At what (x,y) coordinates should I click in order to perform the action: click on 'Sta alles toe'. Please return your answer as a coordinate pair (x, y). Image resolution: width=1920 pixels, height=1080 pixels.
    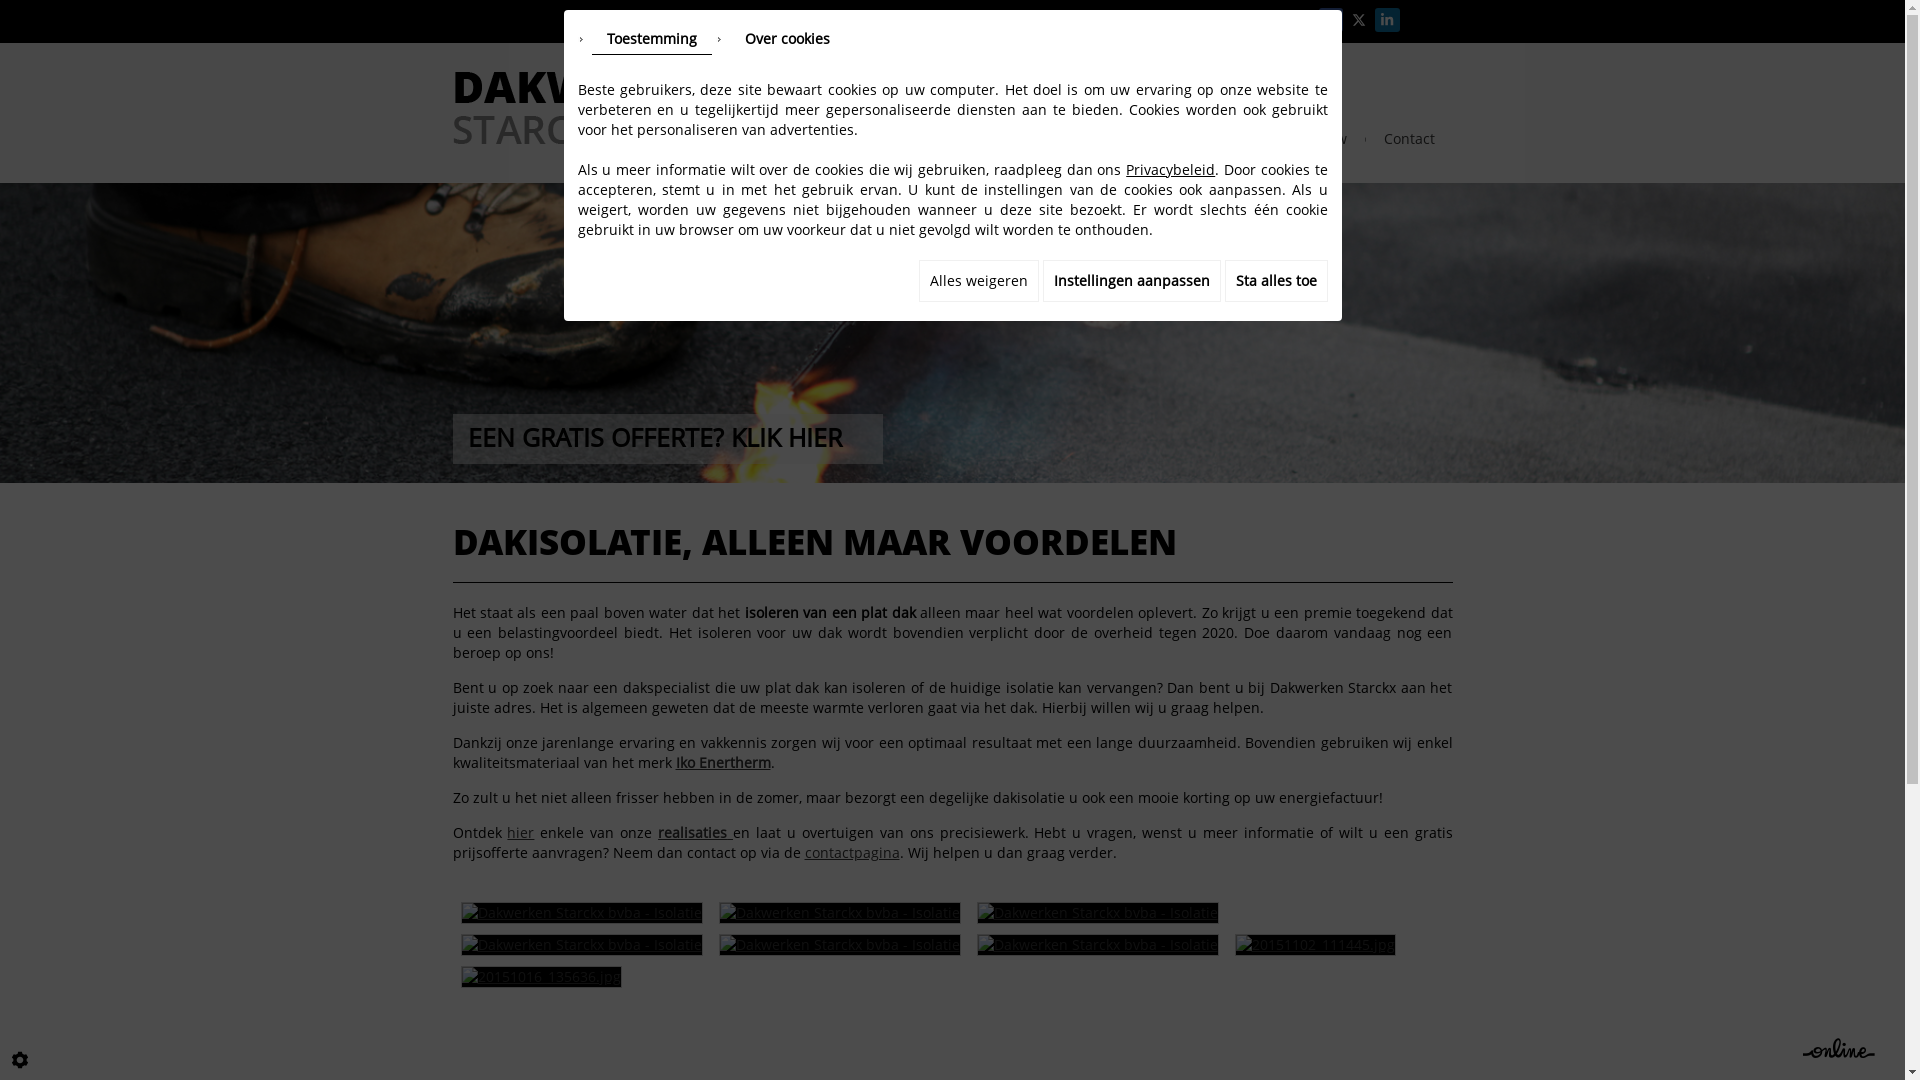
    Looking at the image, I should click on (1274, 281).